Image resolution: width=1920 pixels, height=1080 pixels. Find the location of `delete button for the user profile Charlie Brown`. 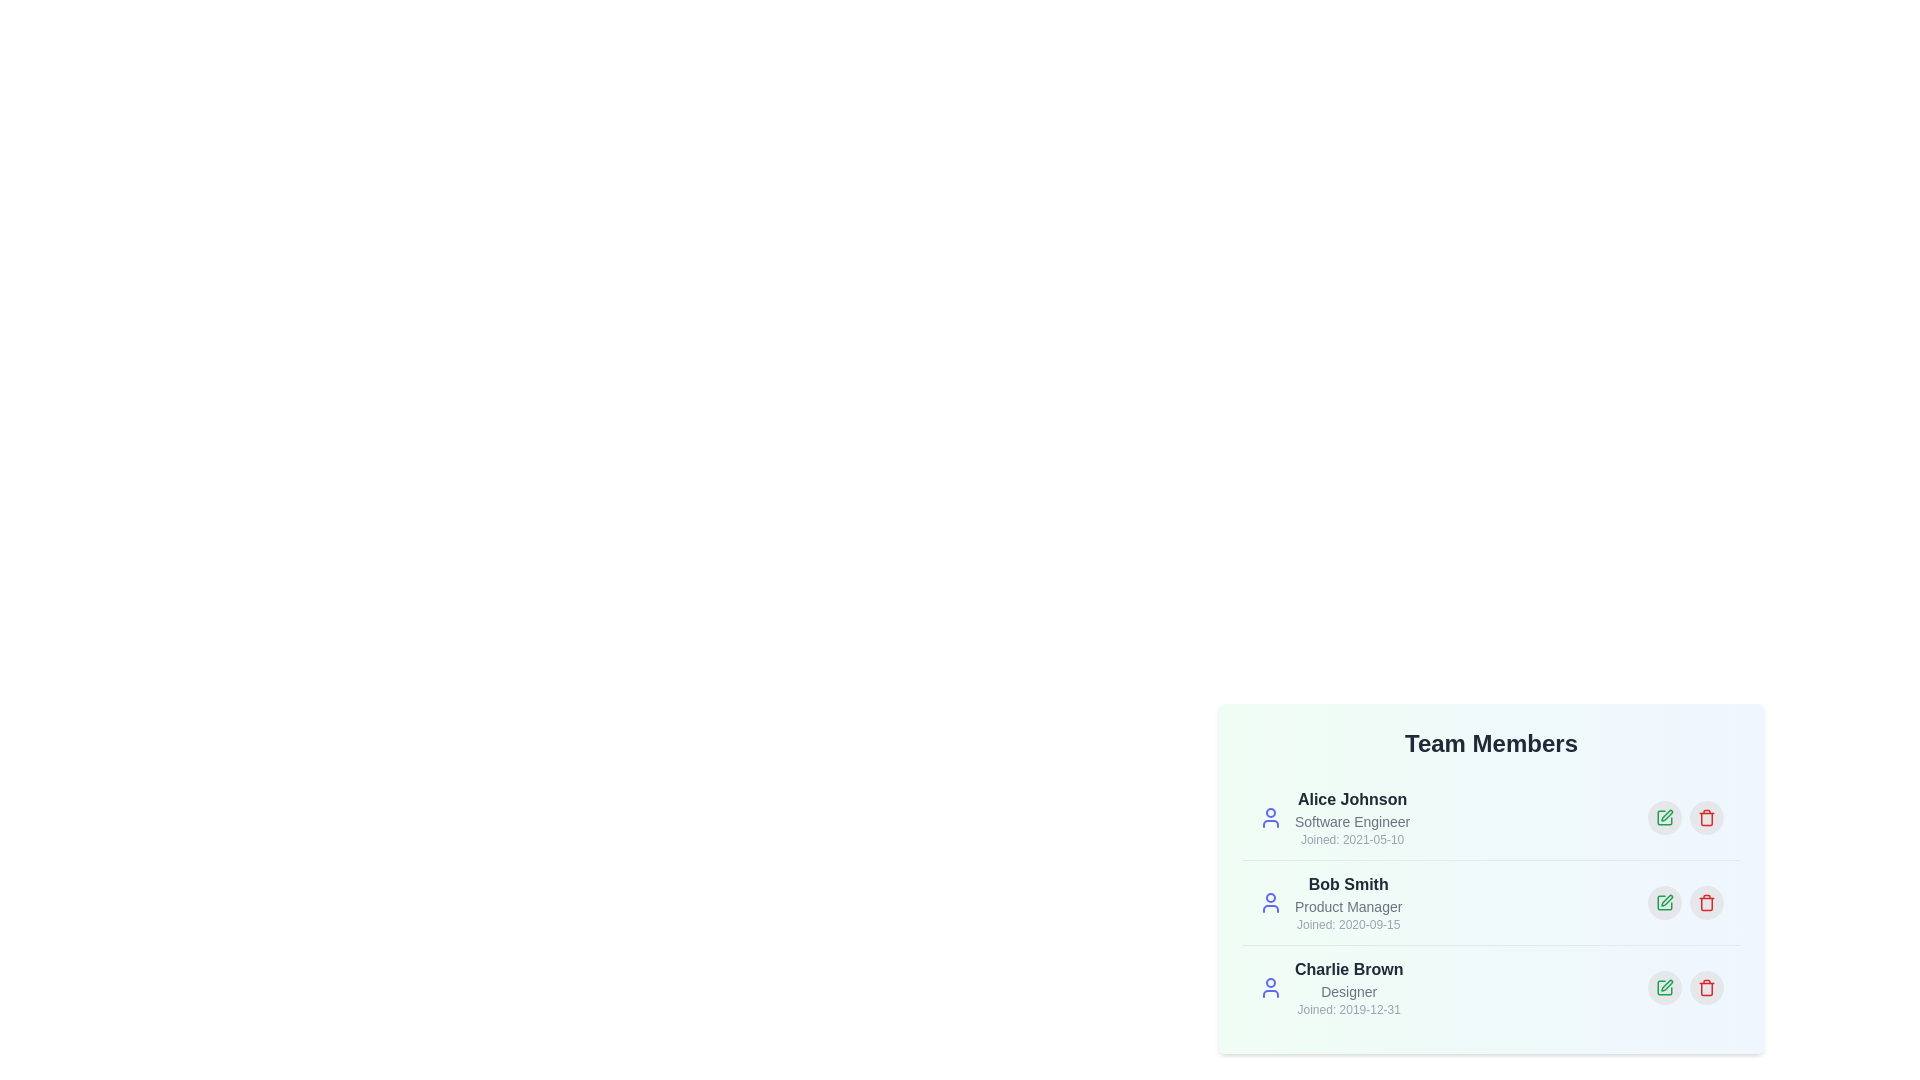

delete button for the user profile Charlie Brown is located at coordinates (1706, 986).